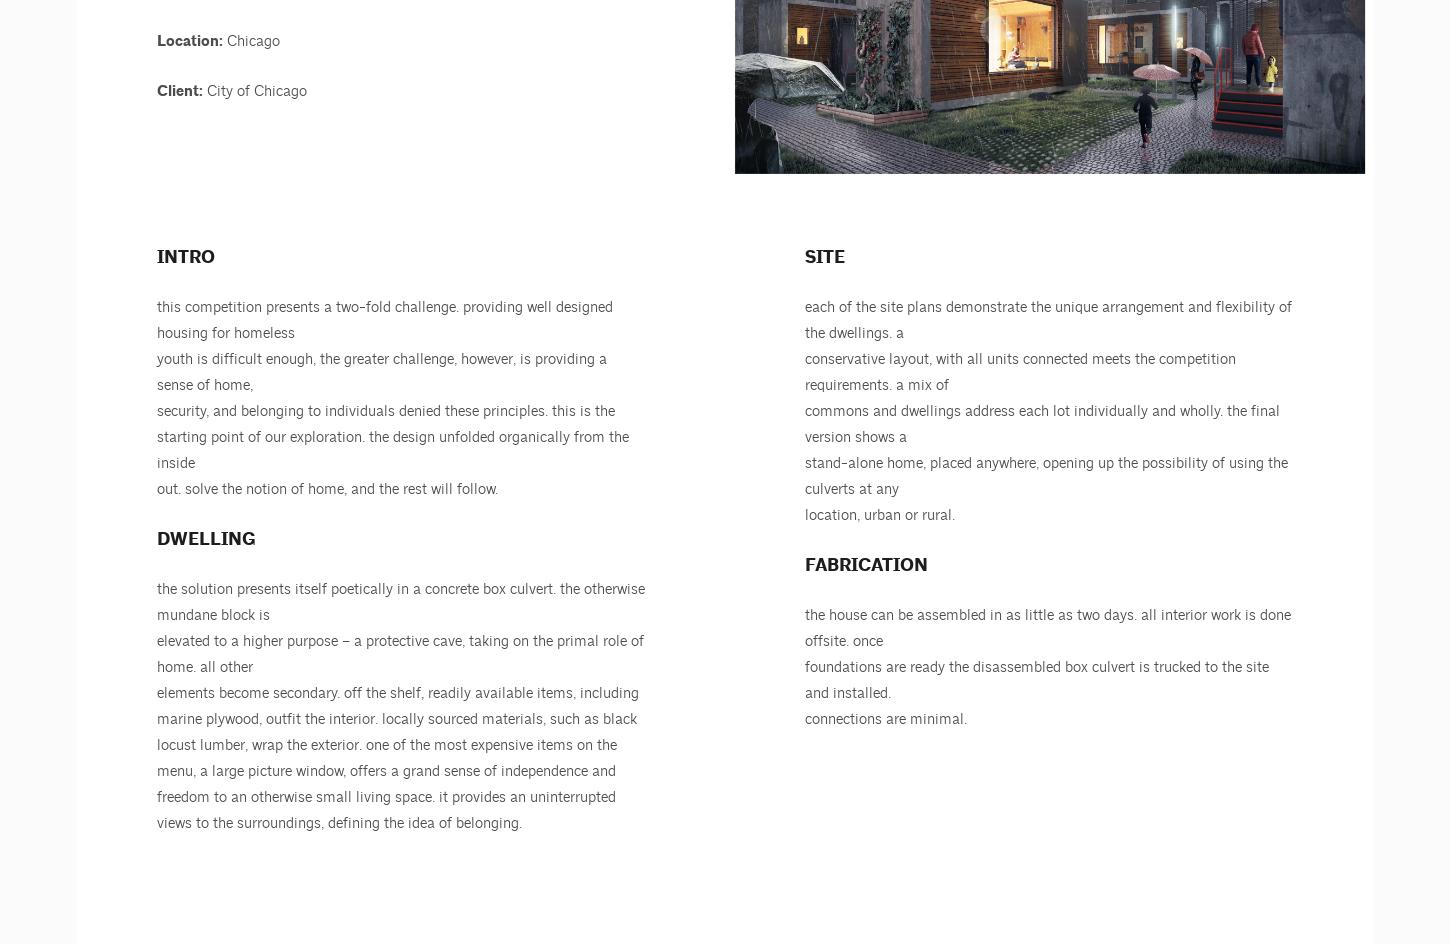 The image size is (1450, 944). Describe the element at coordinates (205, 538) in the screenshot. I see `'Dwelling'` at that location.